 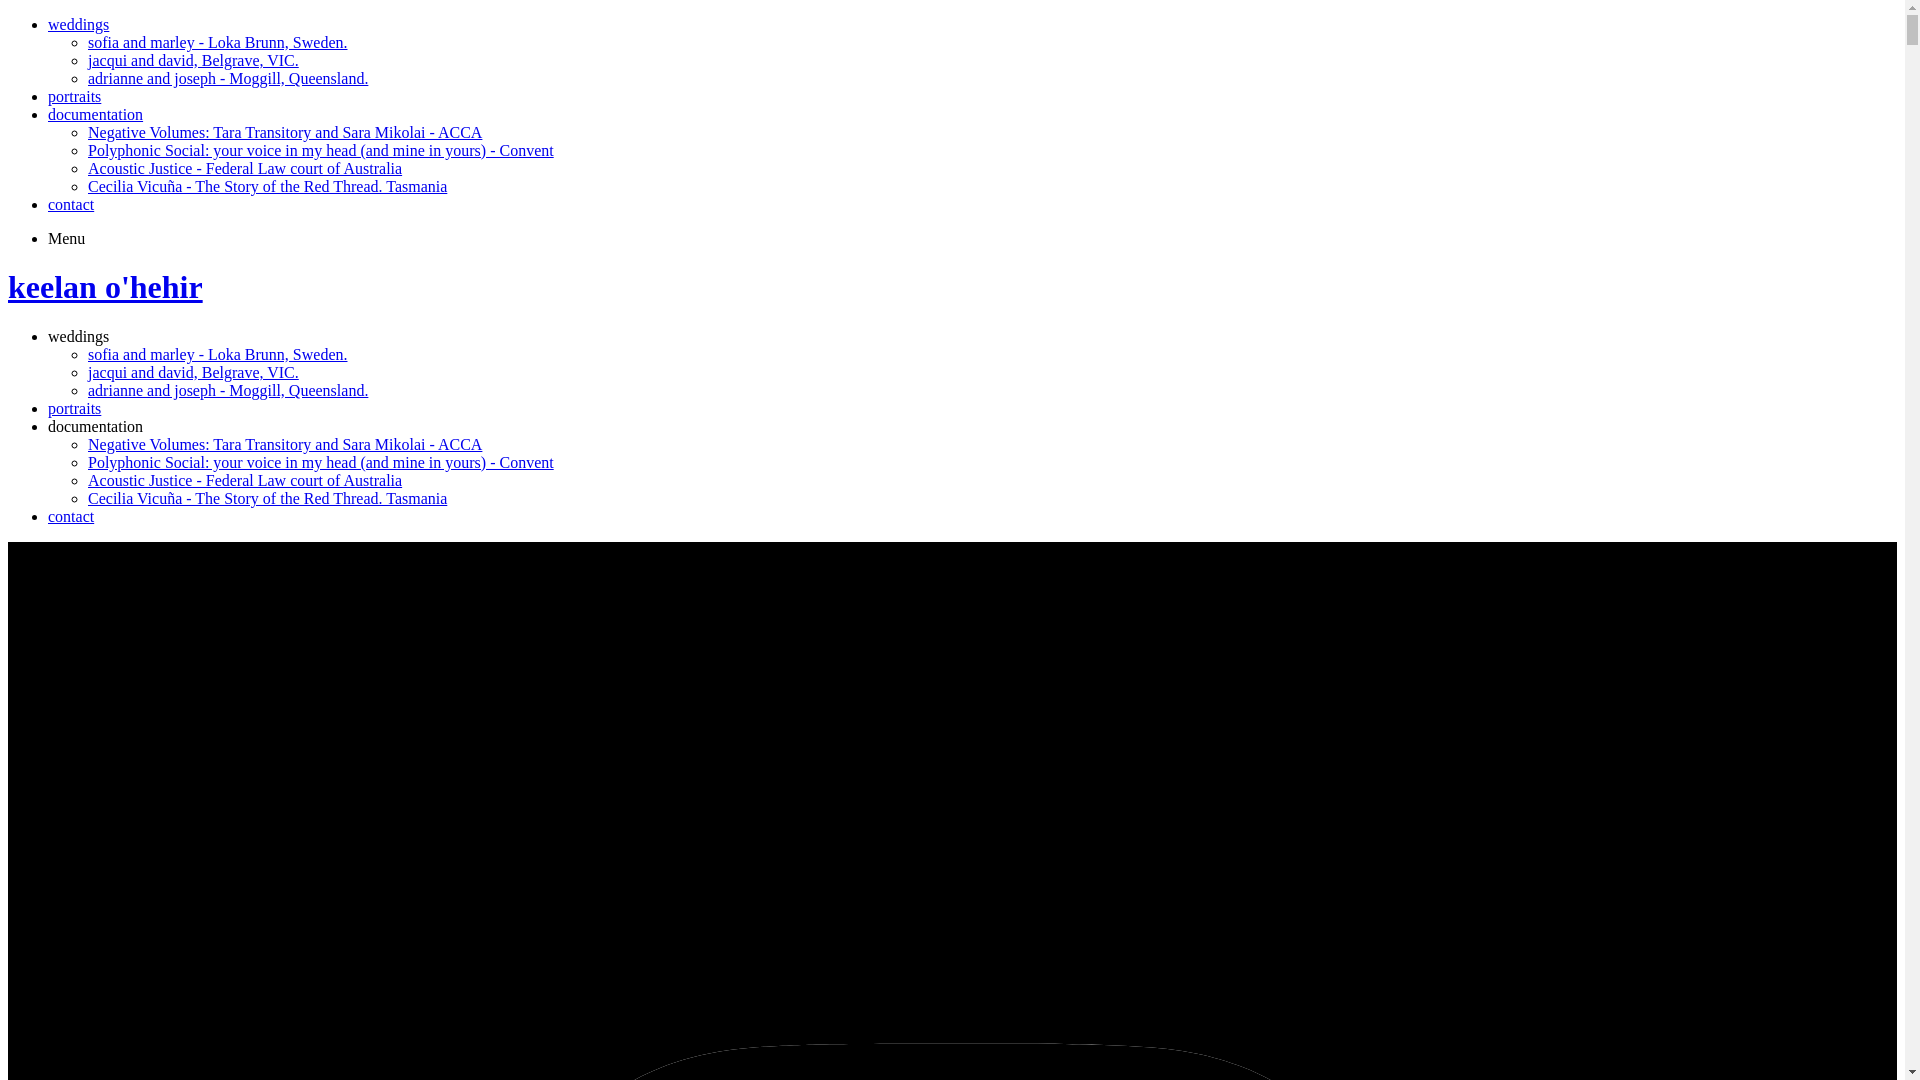 What do you see at coordinates (243, 480) in the screenshot?
I see `'Acoustic Justice - Federal Law court of Australia'` at bounding box center [243, 480].